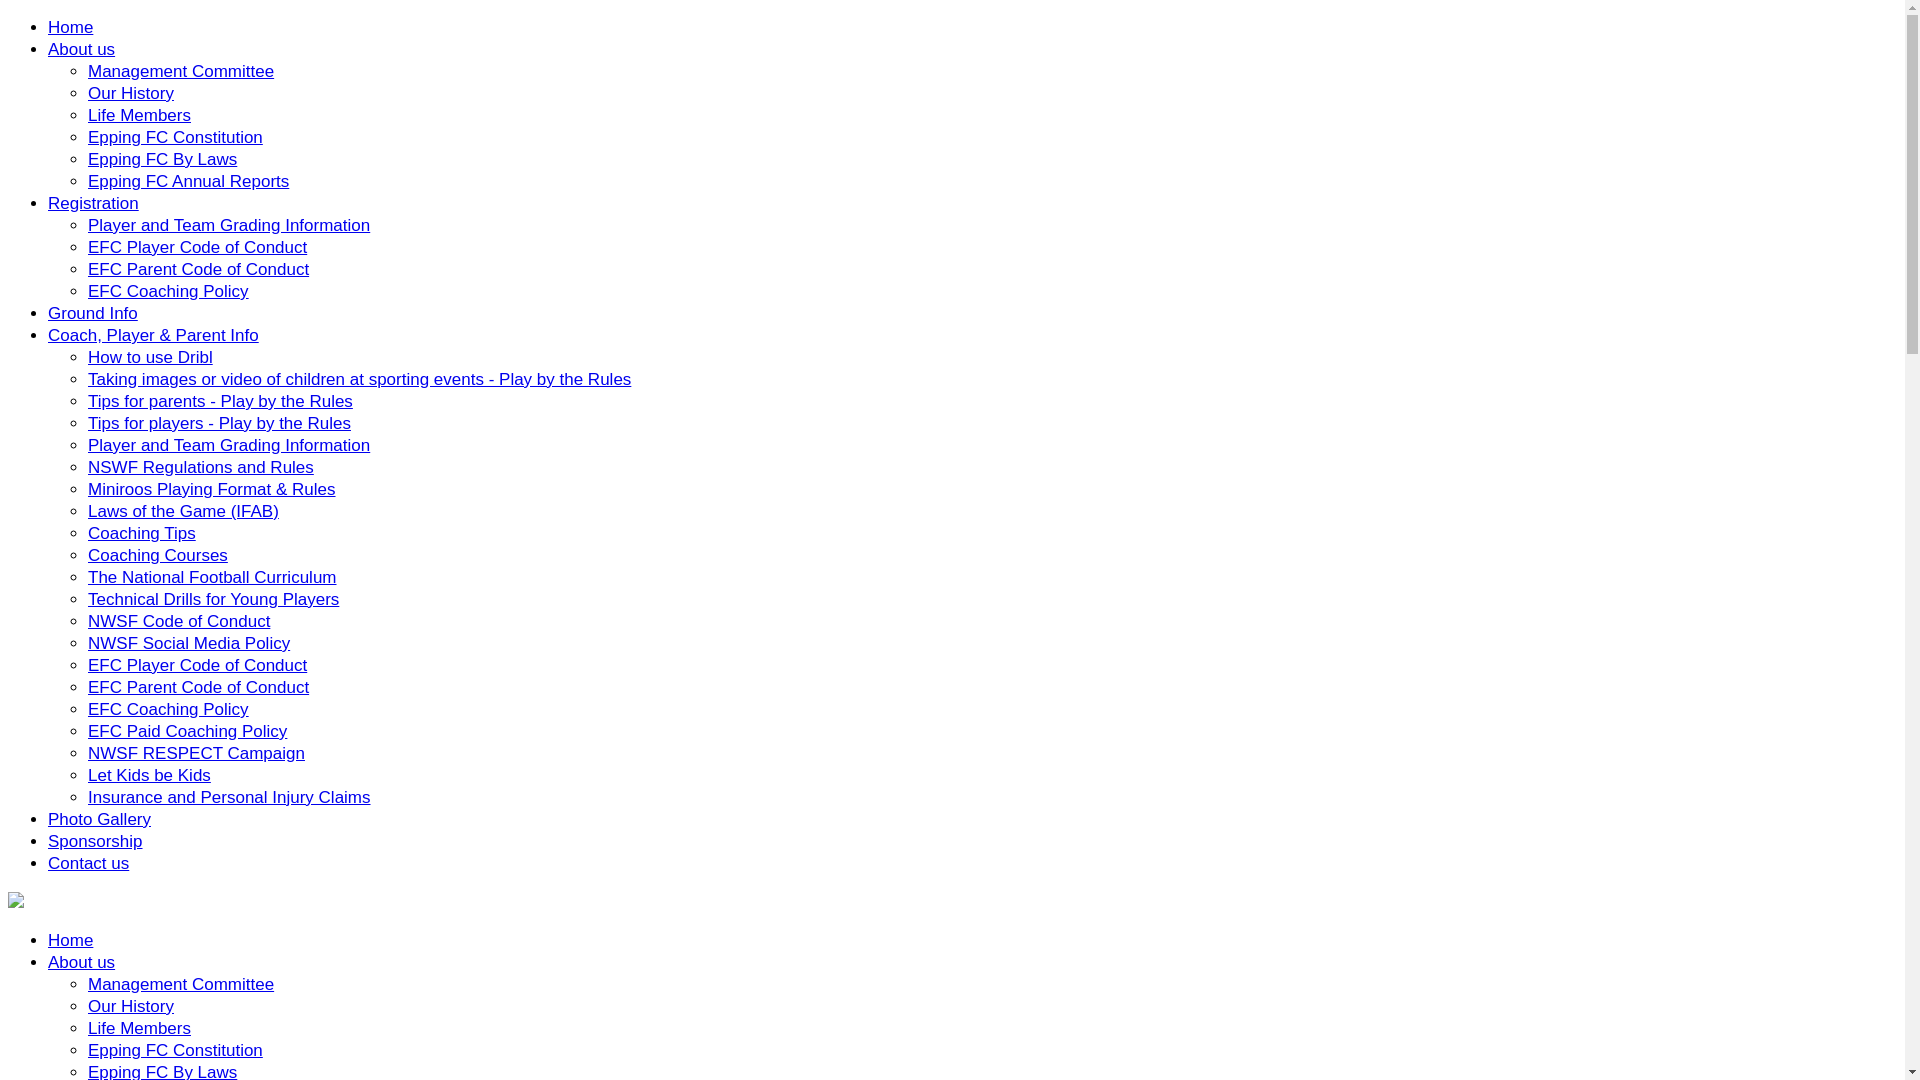 Image resolution: width=1920 pixels, height=1080 pixels. What do you see at coordinates (149, 356) in the screenshot?
I see `'How to use Dribl'` at bounding box center [149, 356].